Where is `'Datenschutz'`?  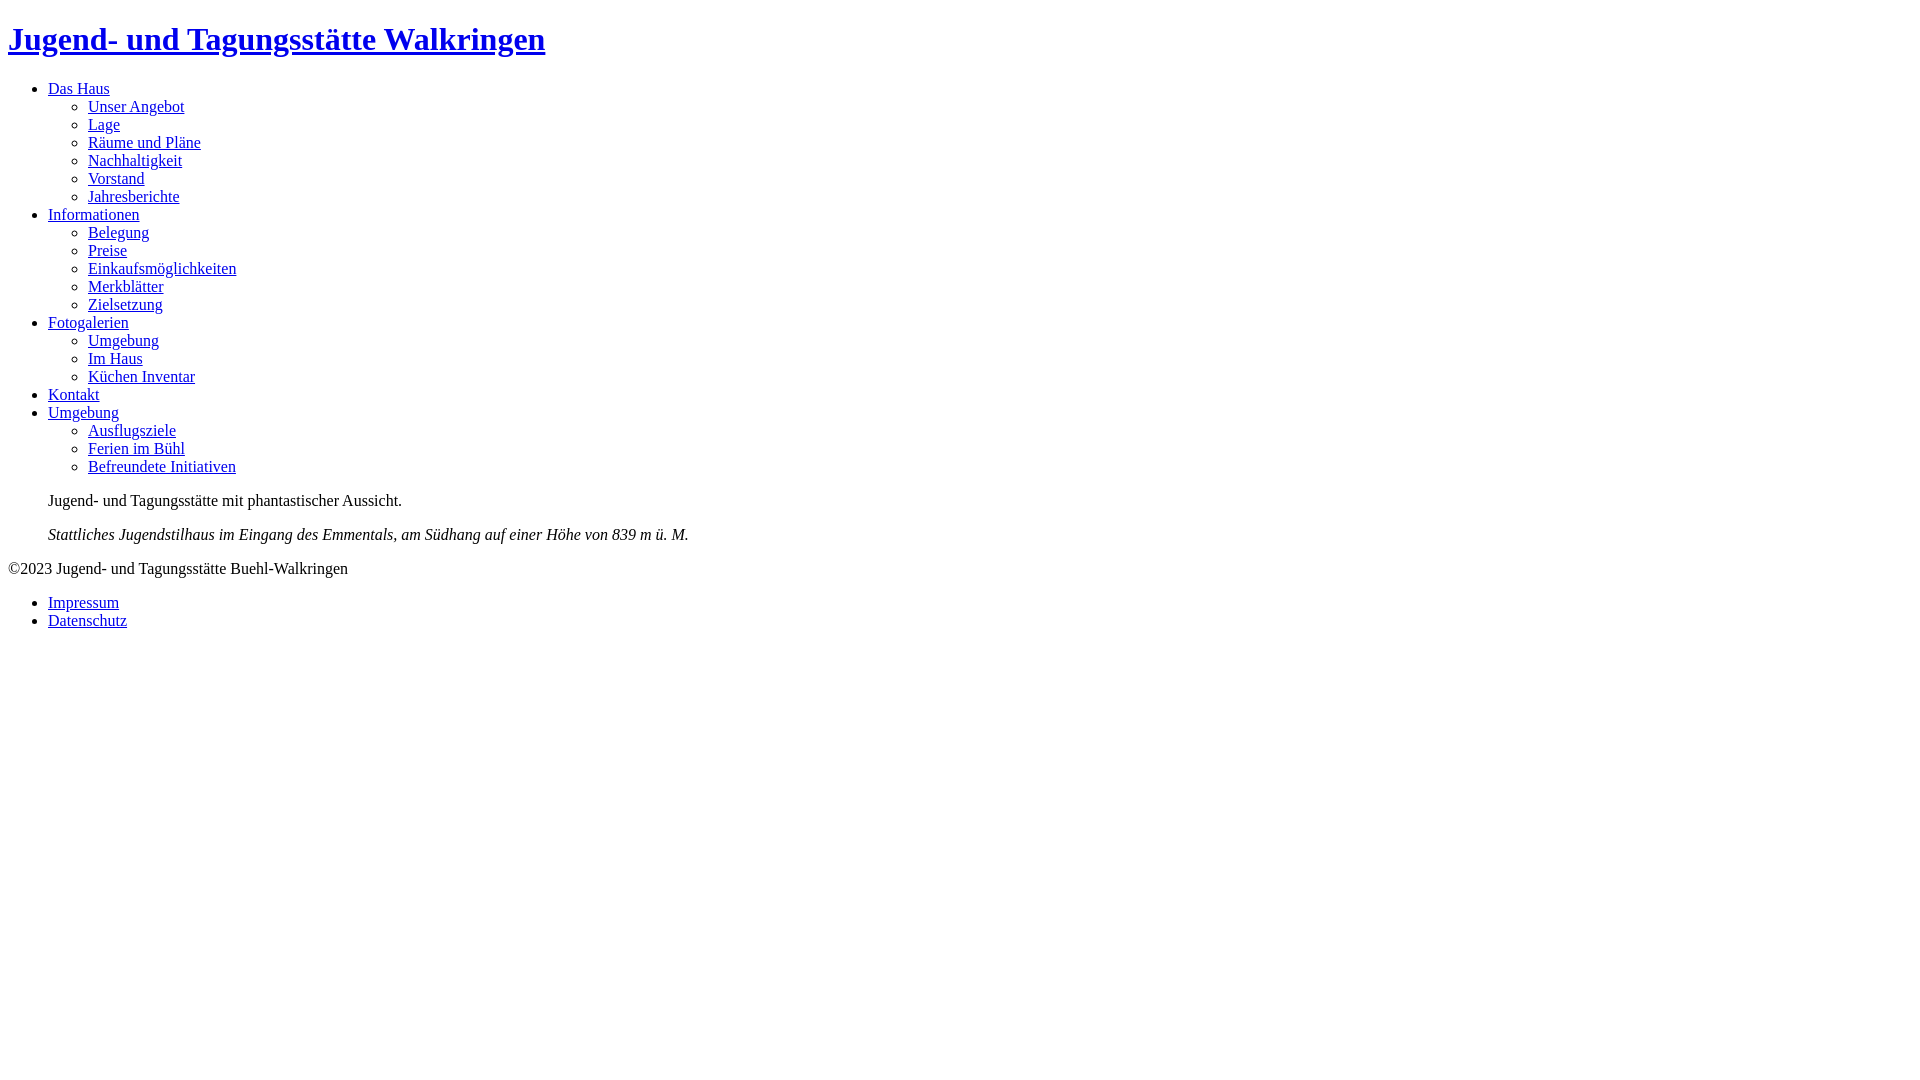
'Datenschutz' is located at coordinates (86, 619).